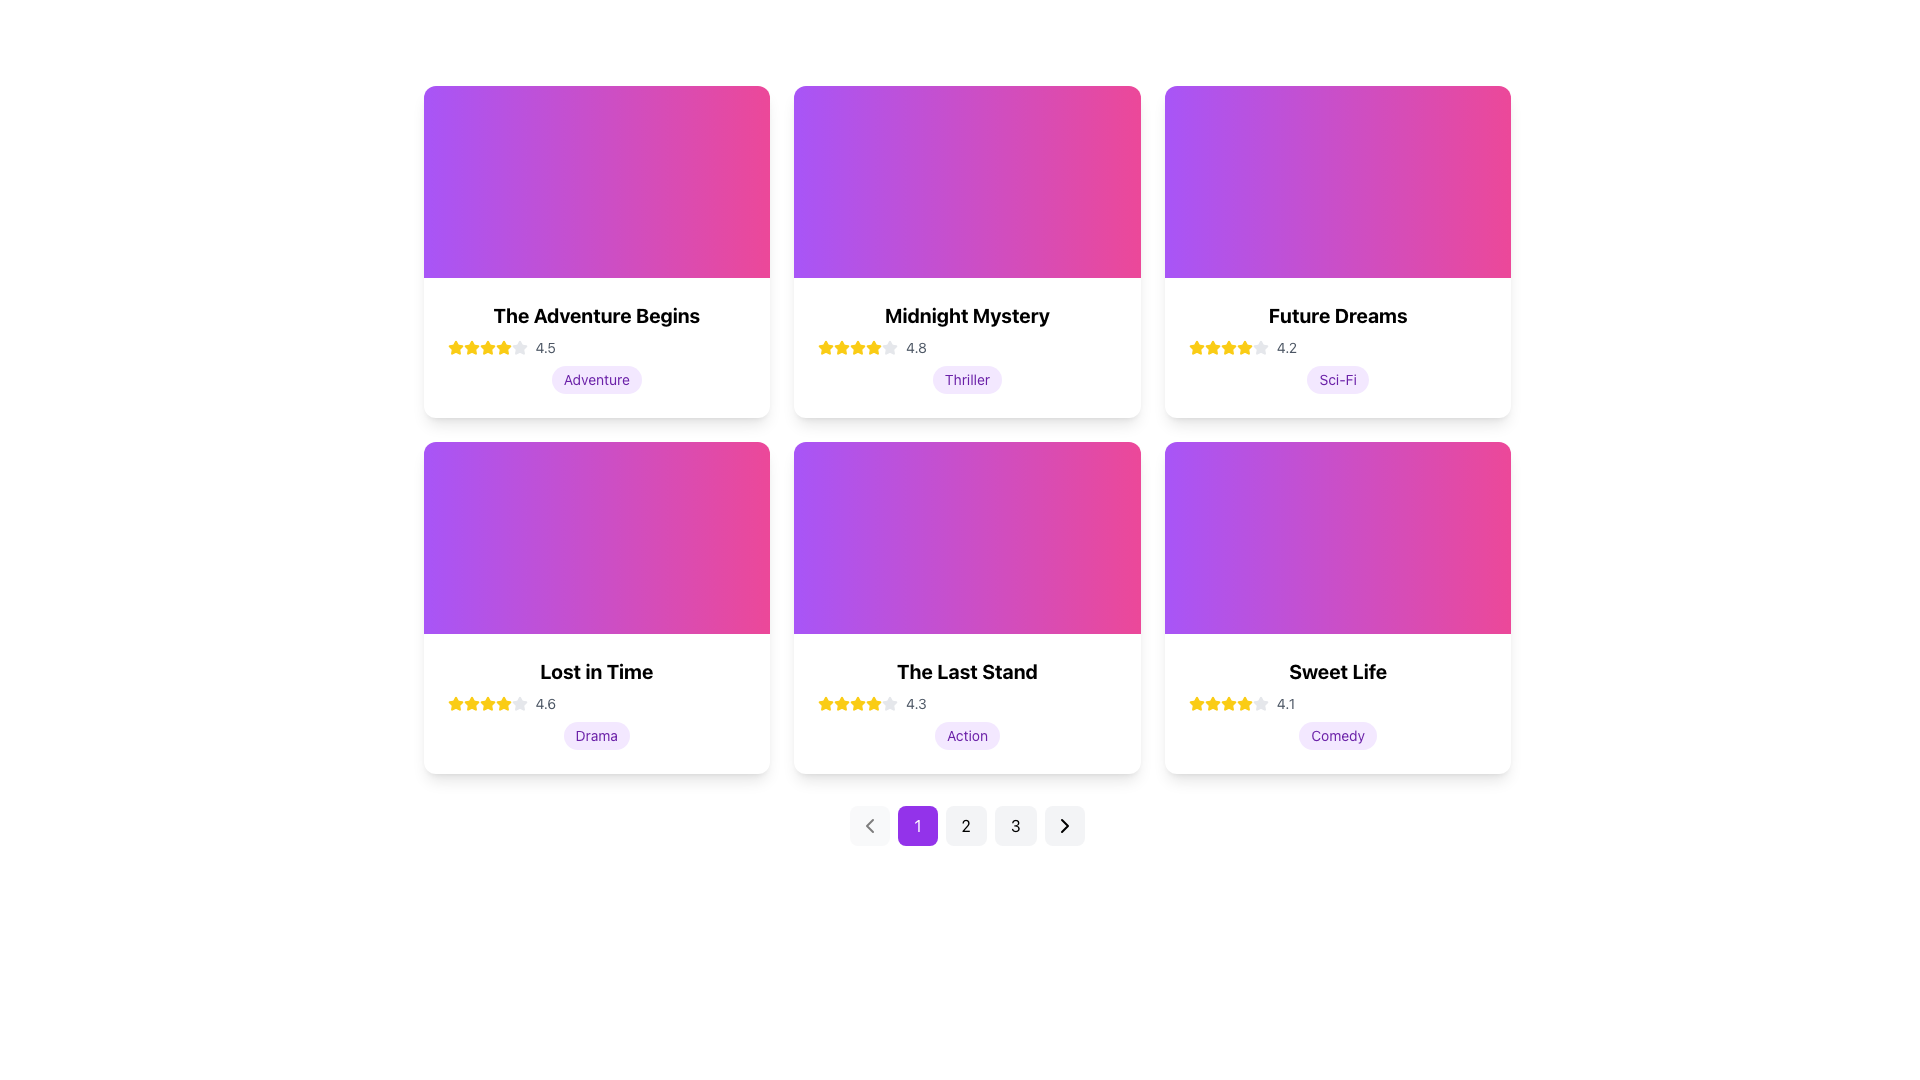 The width and height of the screenshot is (1920, 1080). What do you see at coordinates (966, 825) in the screenshot?
I see `the pagination control button that navigates to the second page, located between the elements '1' and '3' at the bottom center of the interface` at bounding box center [966, 825].